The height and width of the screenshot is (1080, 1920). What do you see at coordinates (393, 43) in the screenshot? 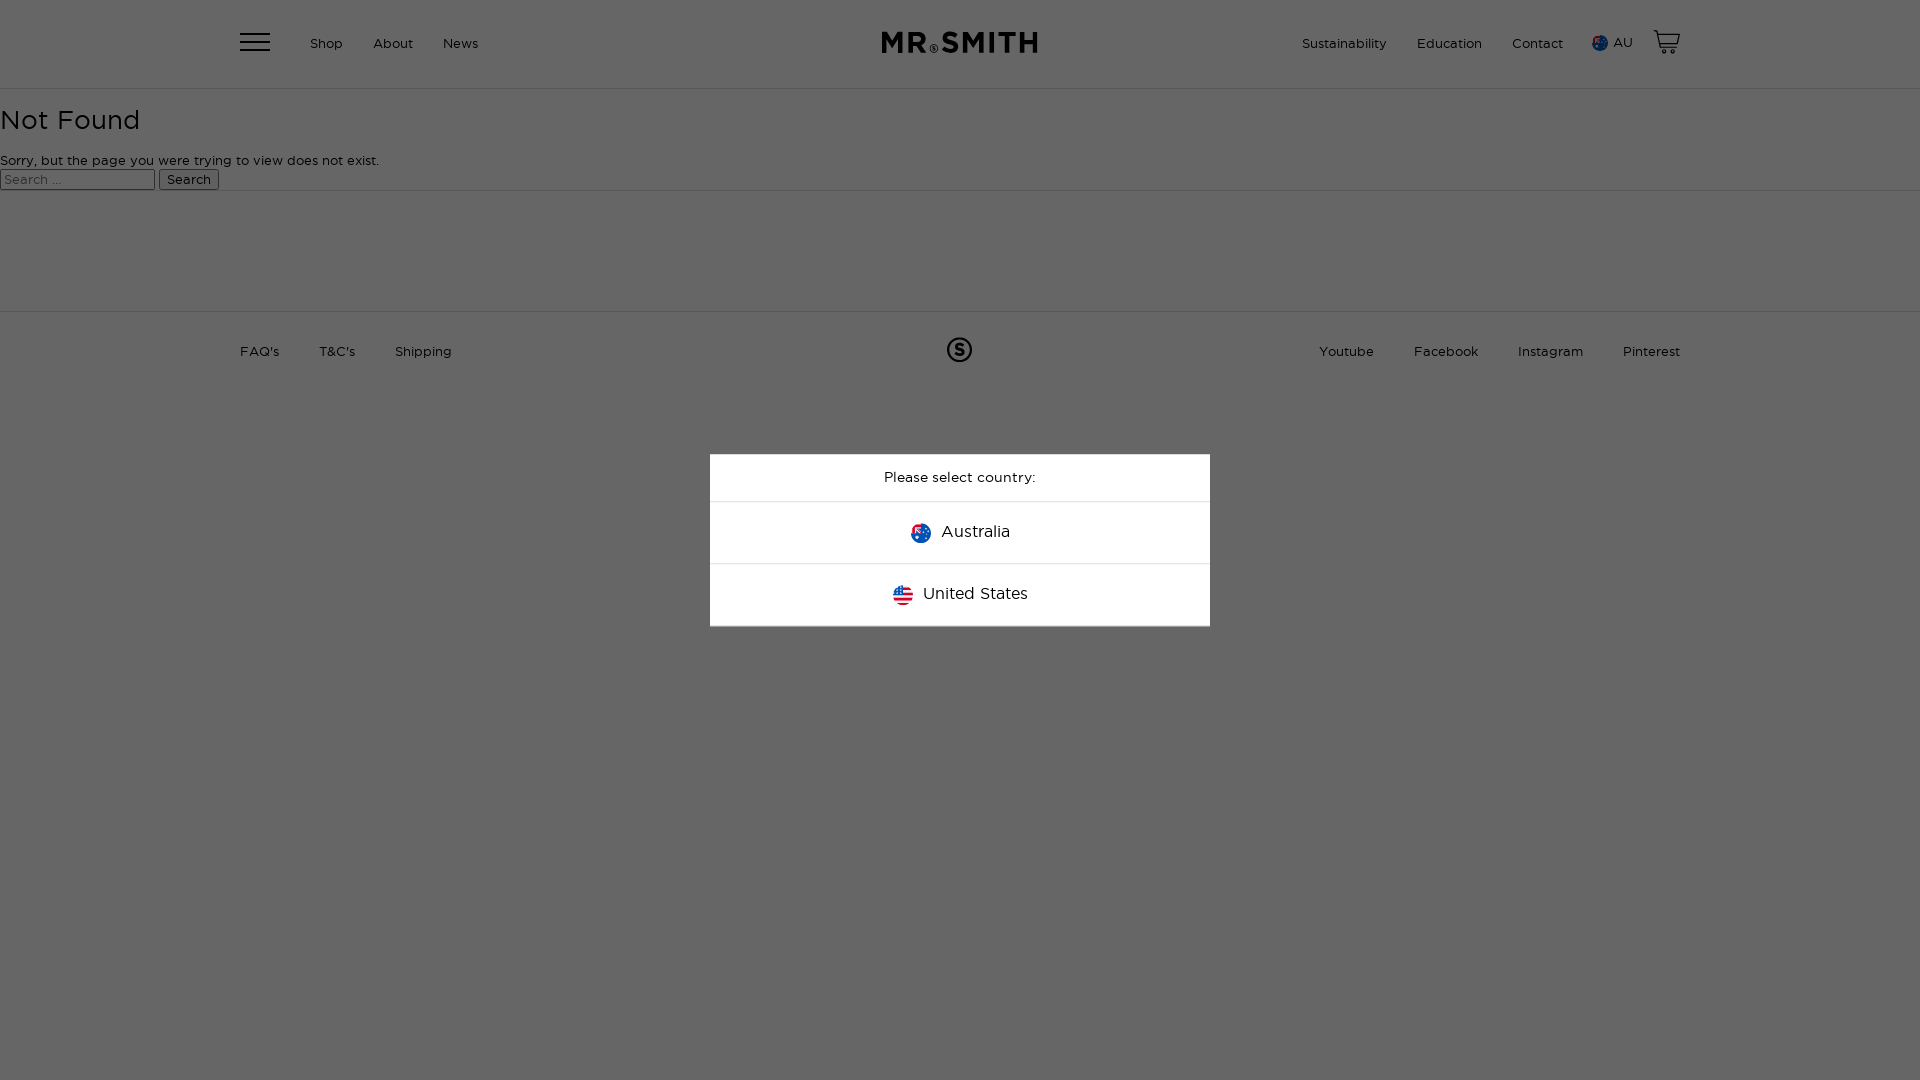
I see `'About'` at bounding box center [393, 43].